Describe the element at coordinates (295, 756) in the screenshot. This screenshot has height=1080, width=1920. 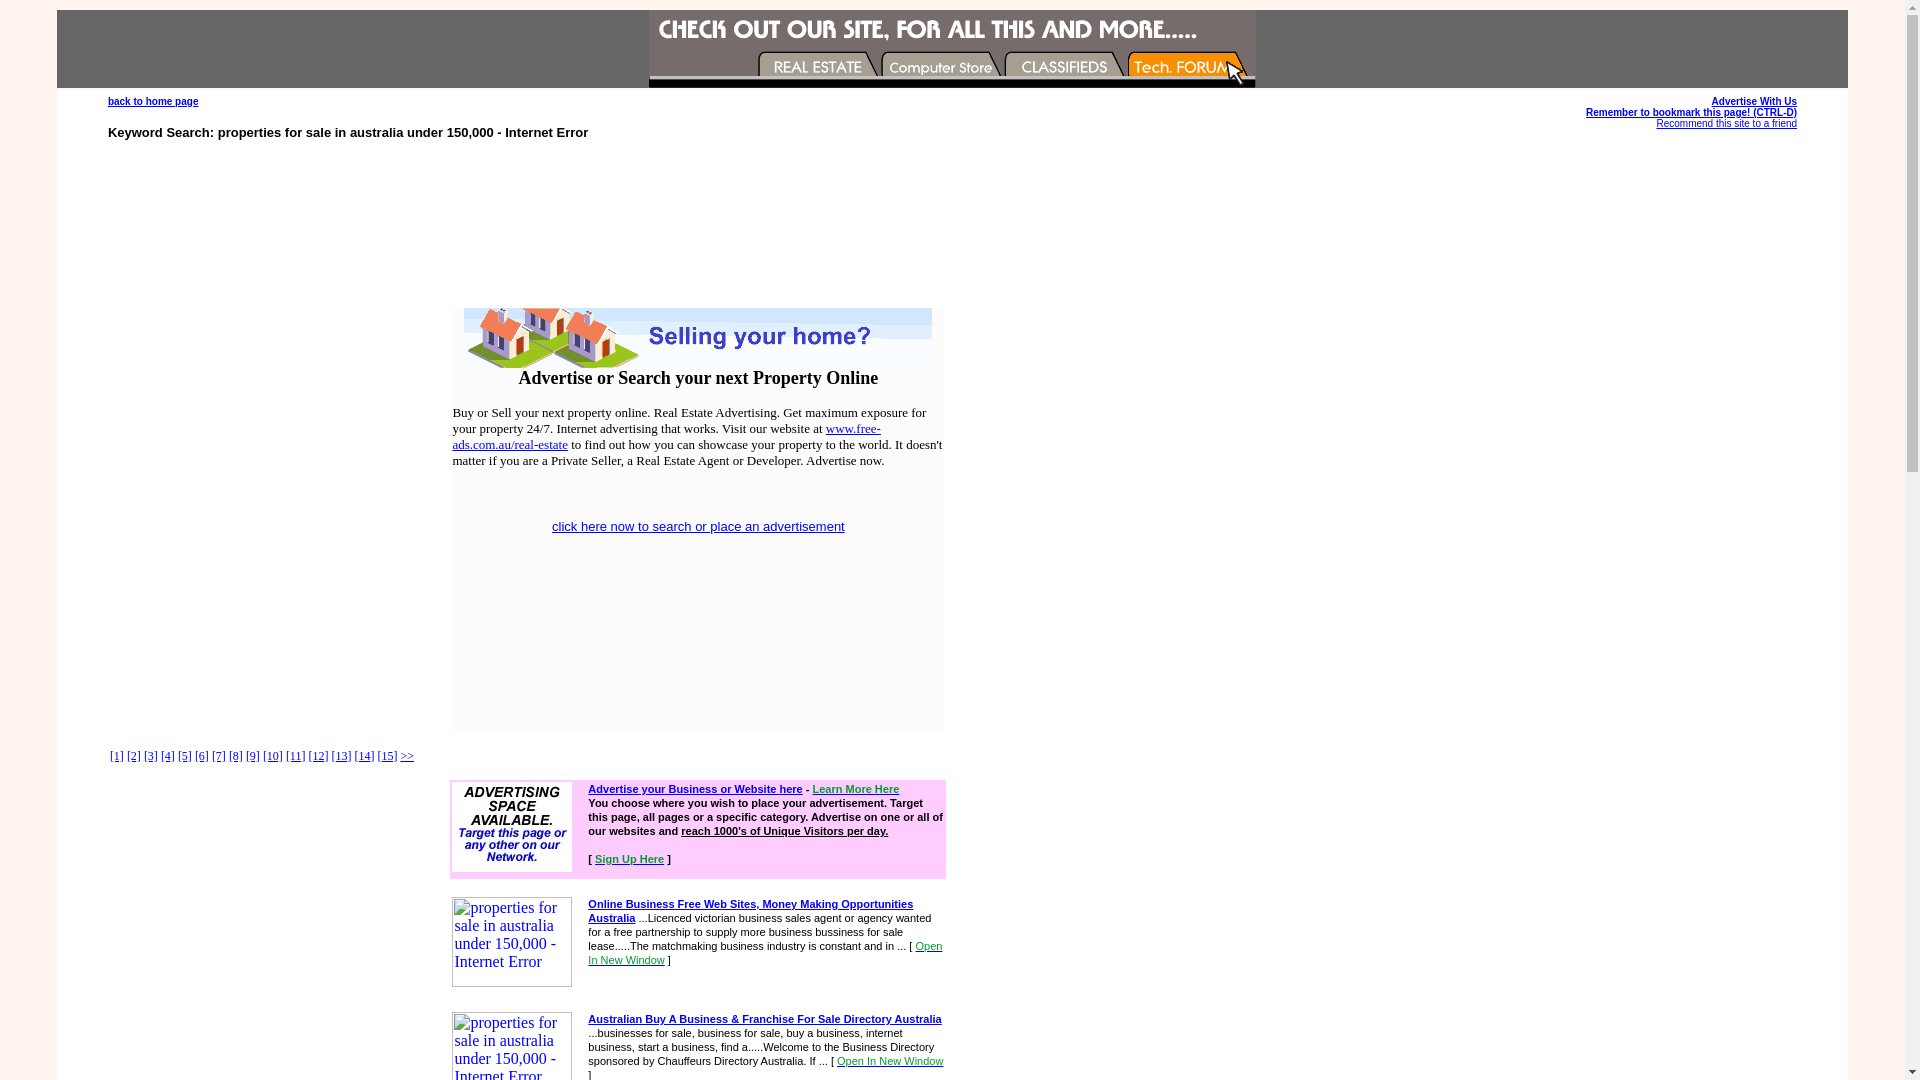
I see `'[11]'` at that location.